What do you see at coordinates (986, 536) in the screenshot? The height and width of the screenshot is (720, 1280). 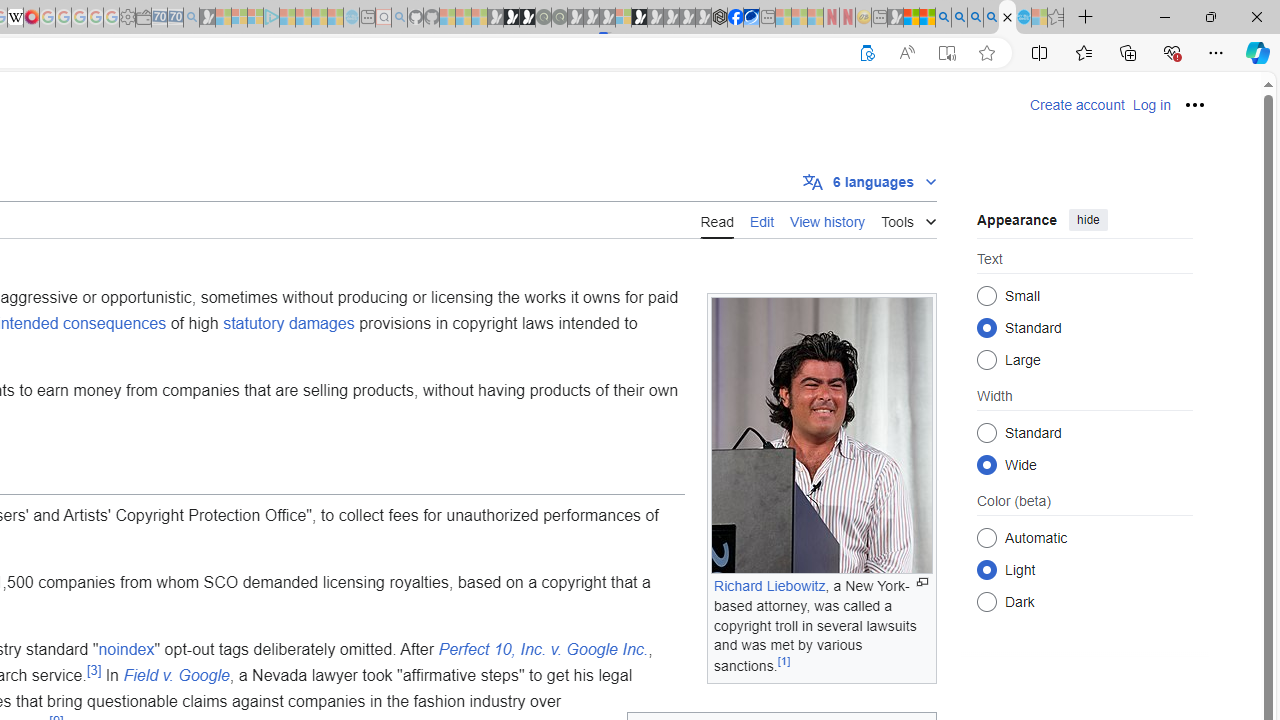 I see `'Automatic'` at bounding box center [986, 536].